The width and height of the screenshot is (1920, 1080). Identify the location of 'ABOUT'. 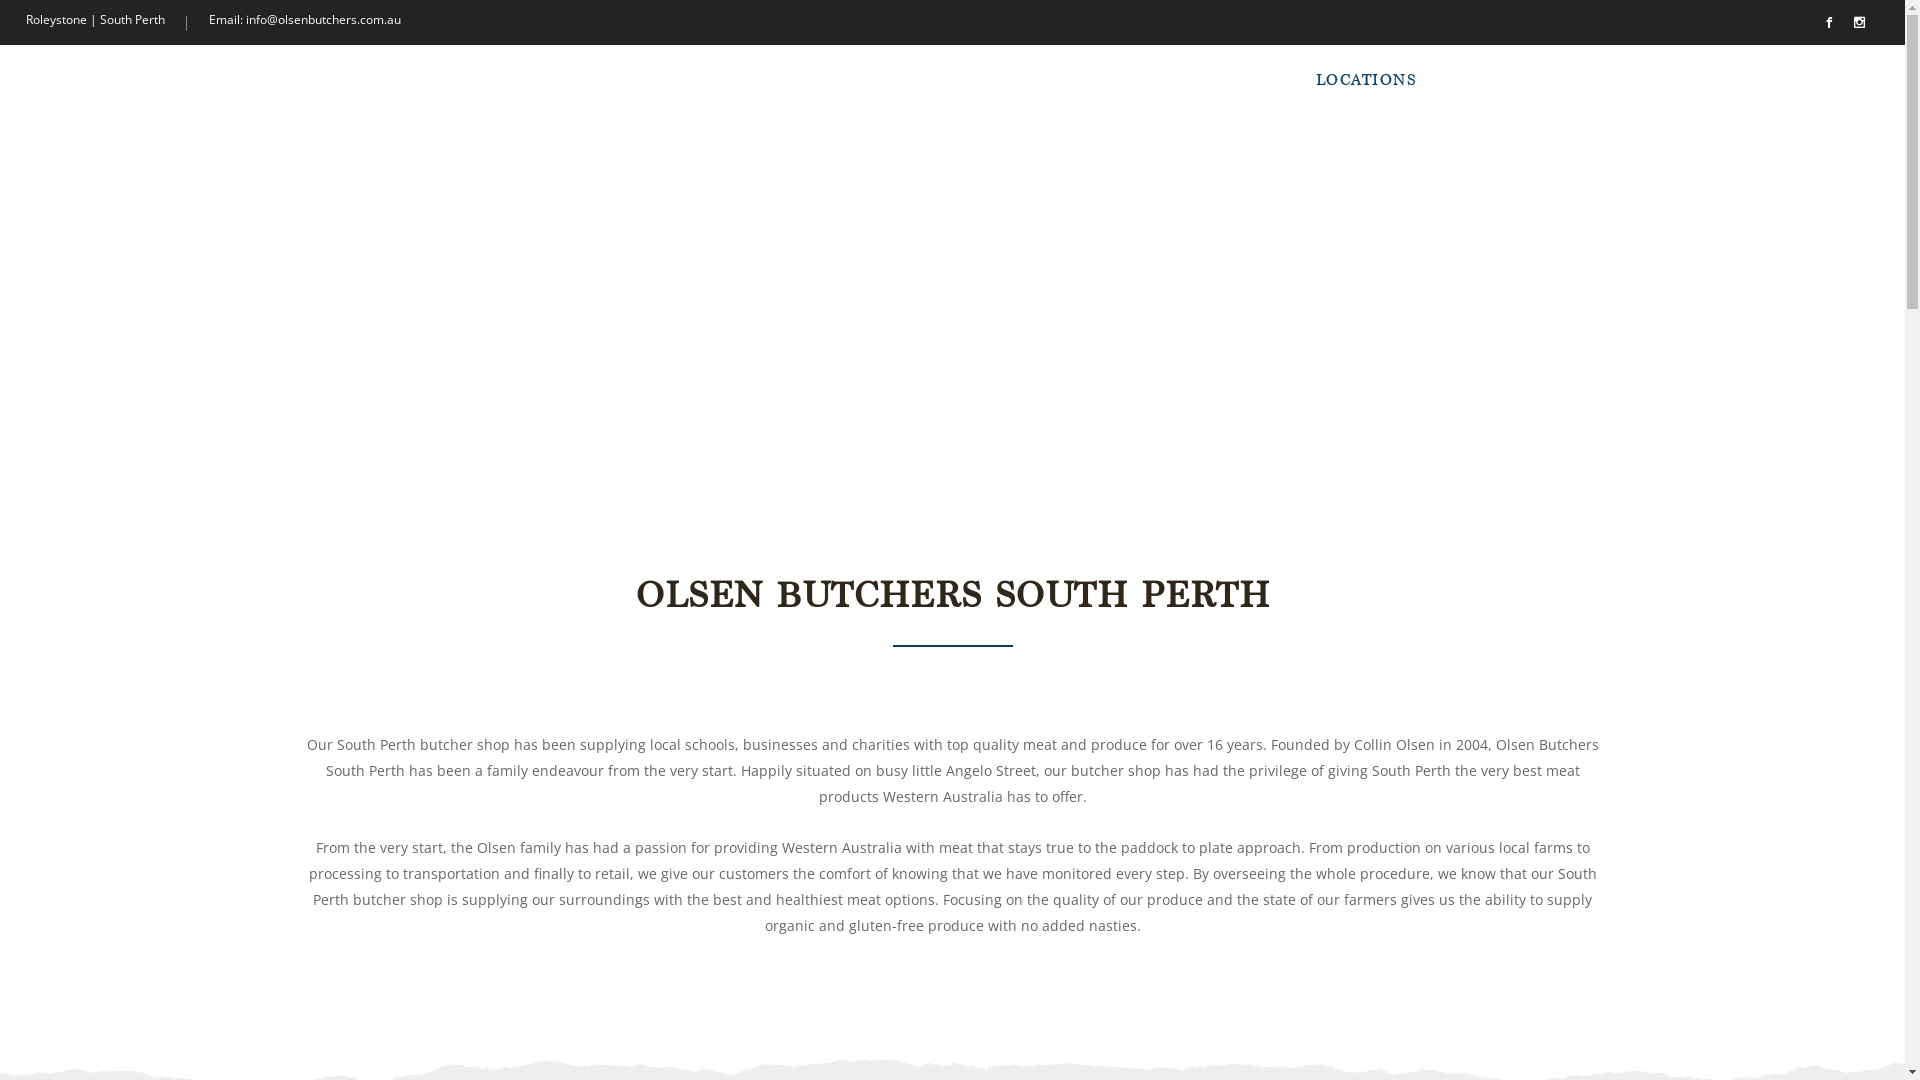
(1250, 78).